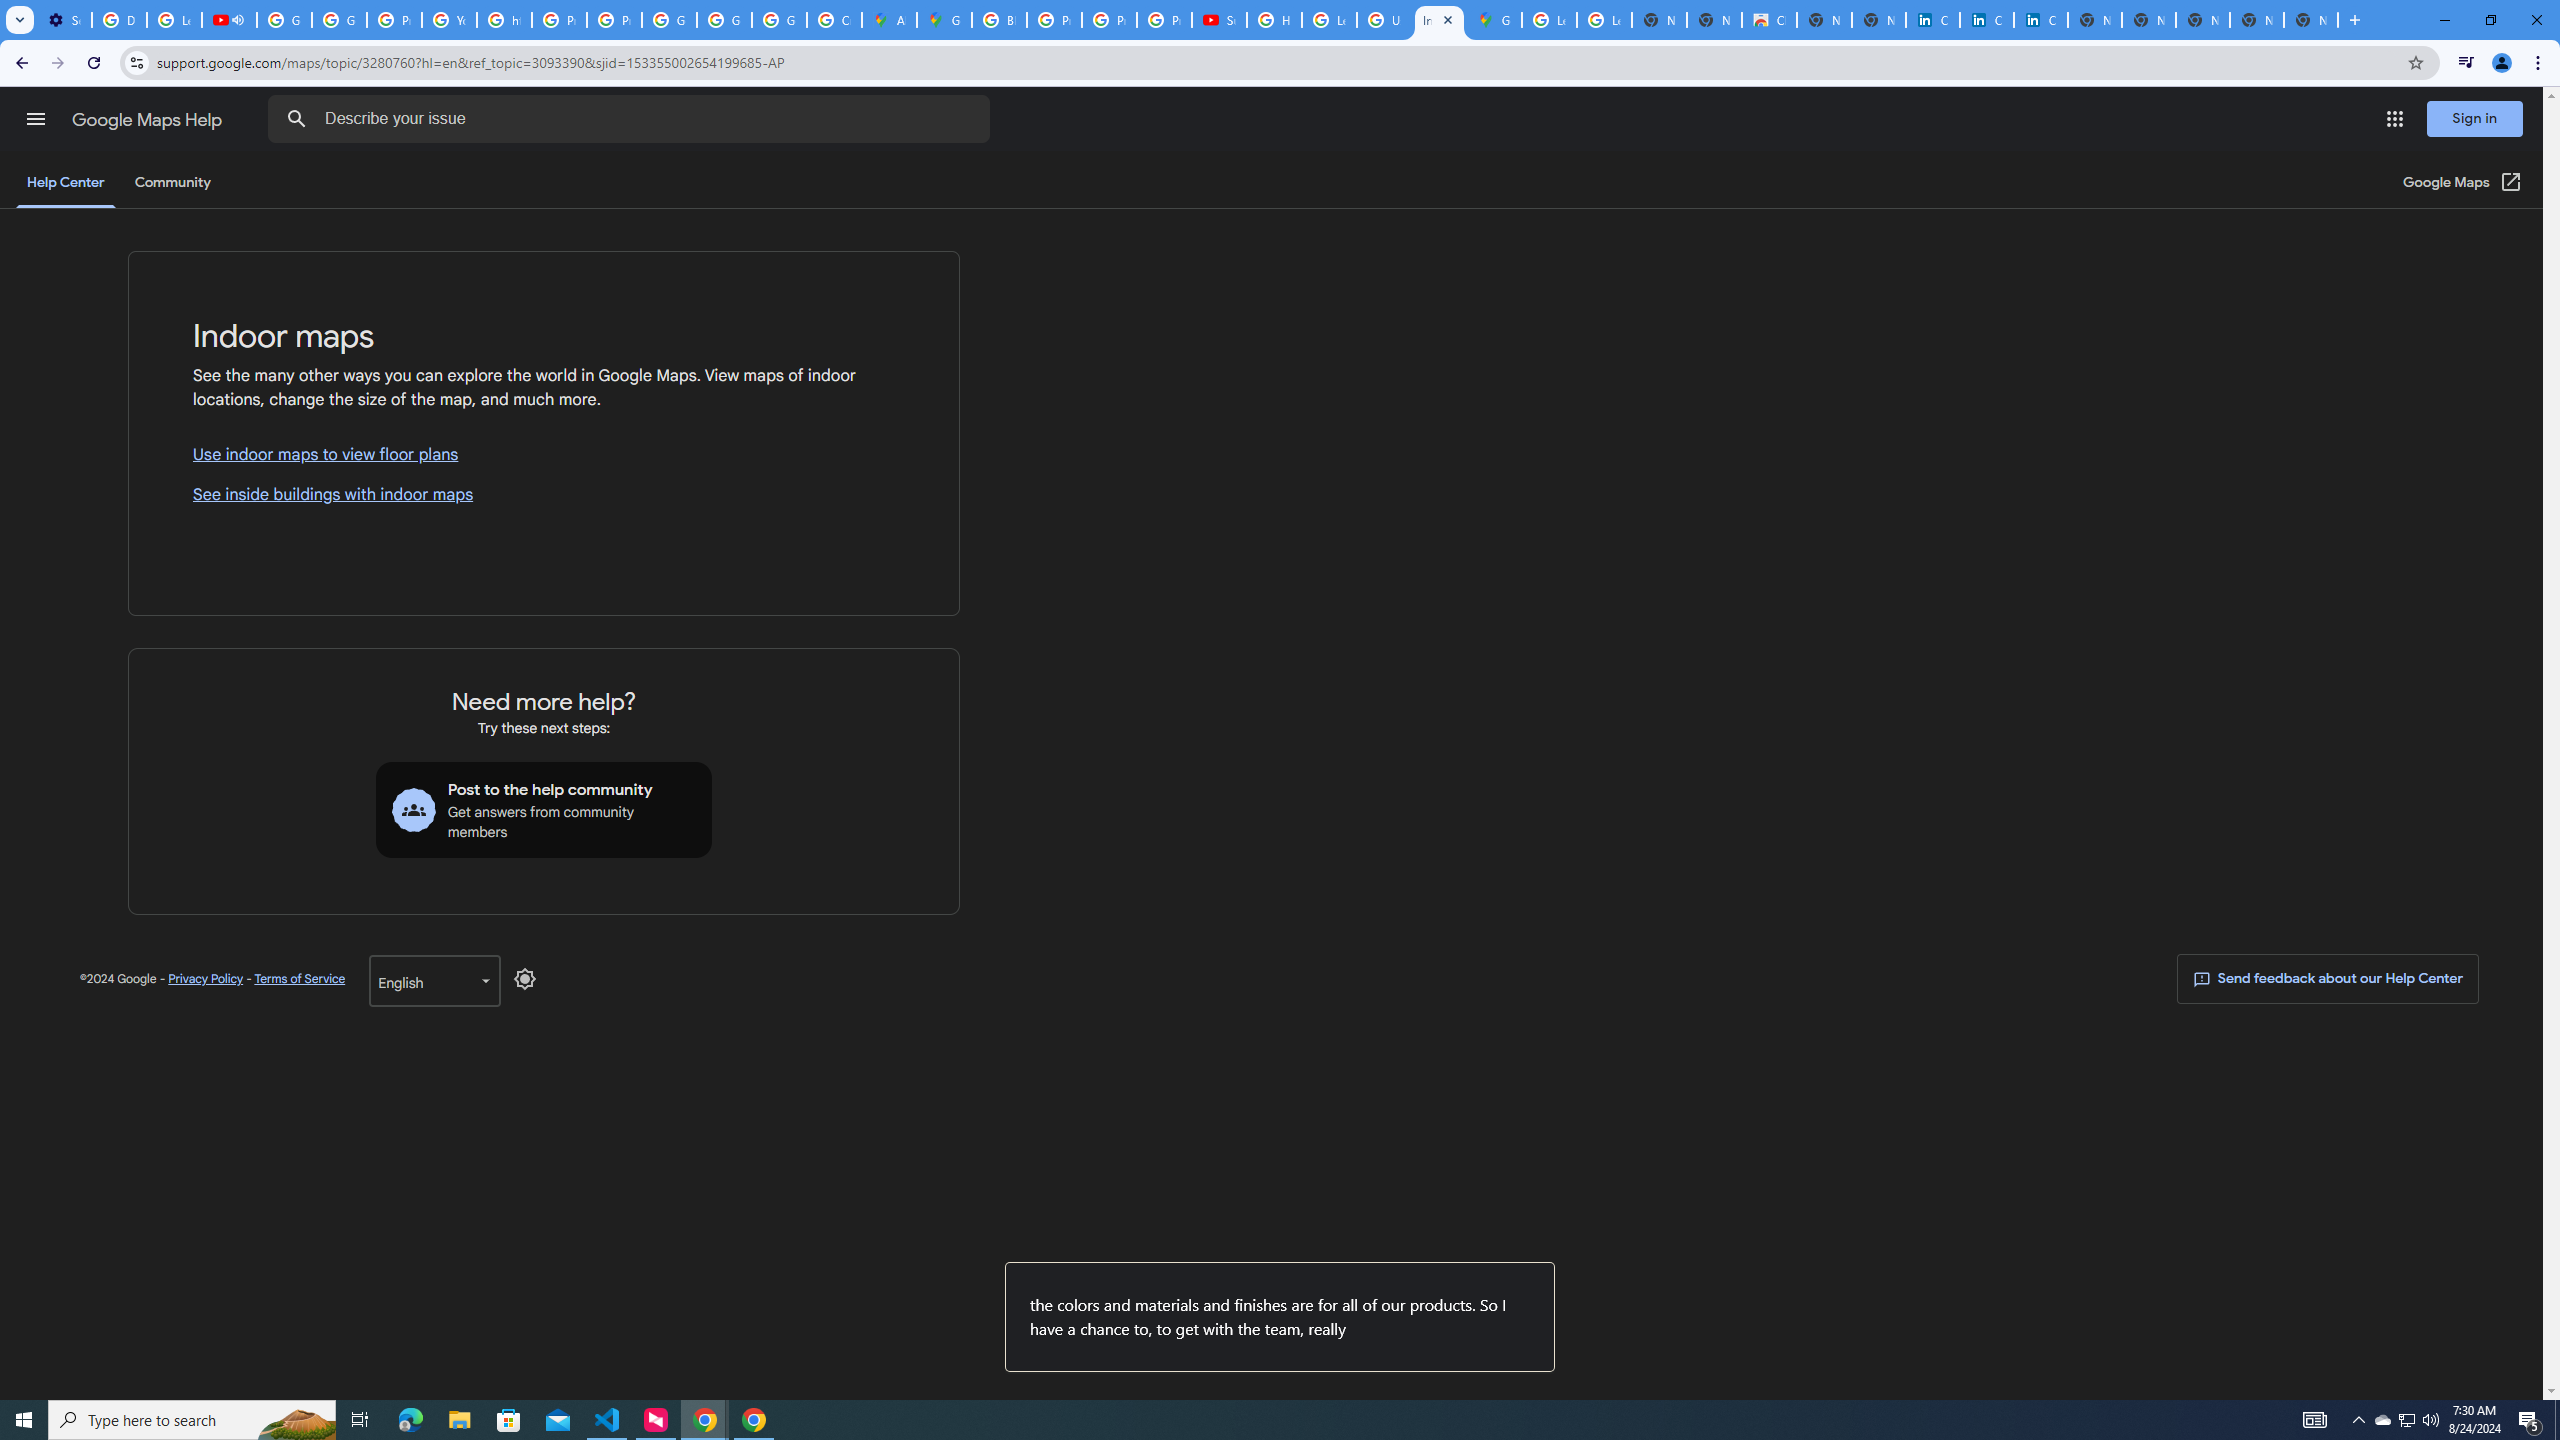  I want to click on 'Cookie Policy | LinkedIn', so click(1932, 19).